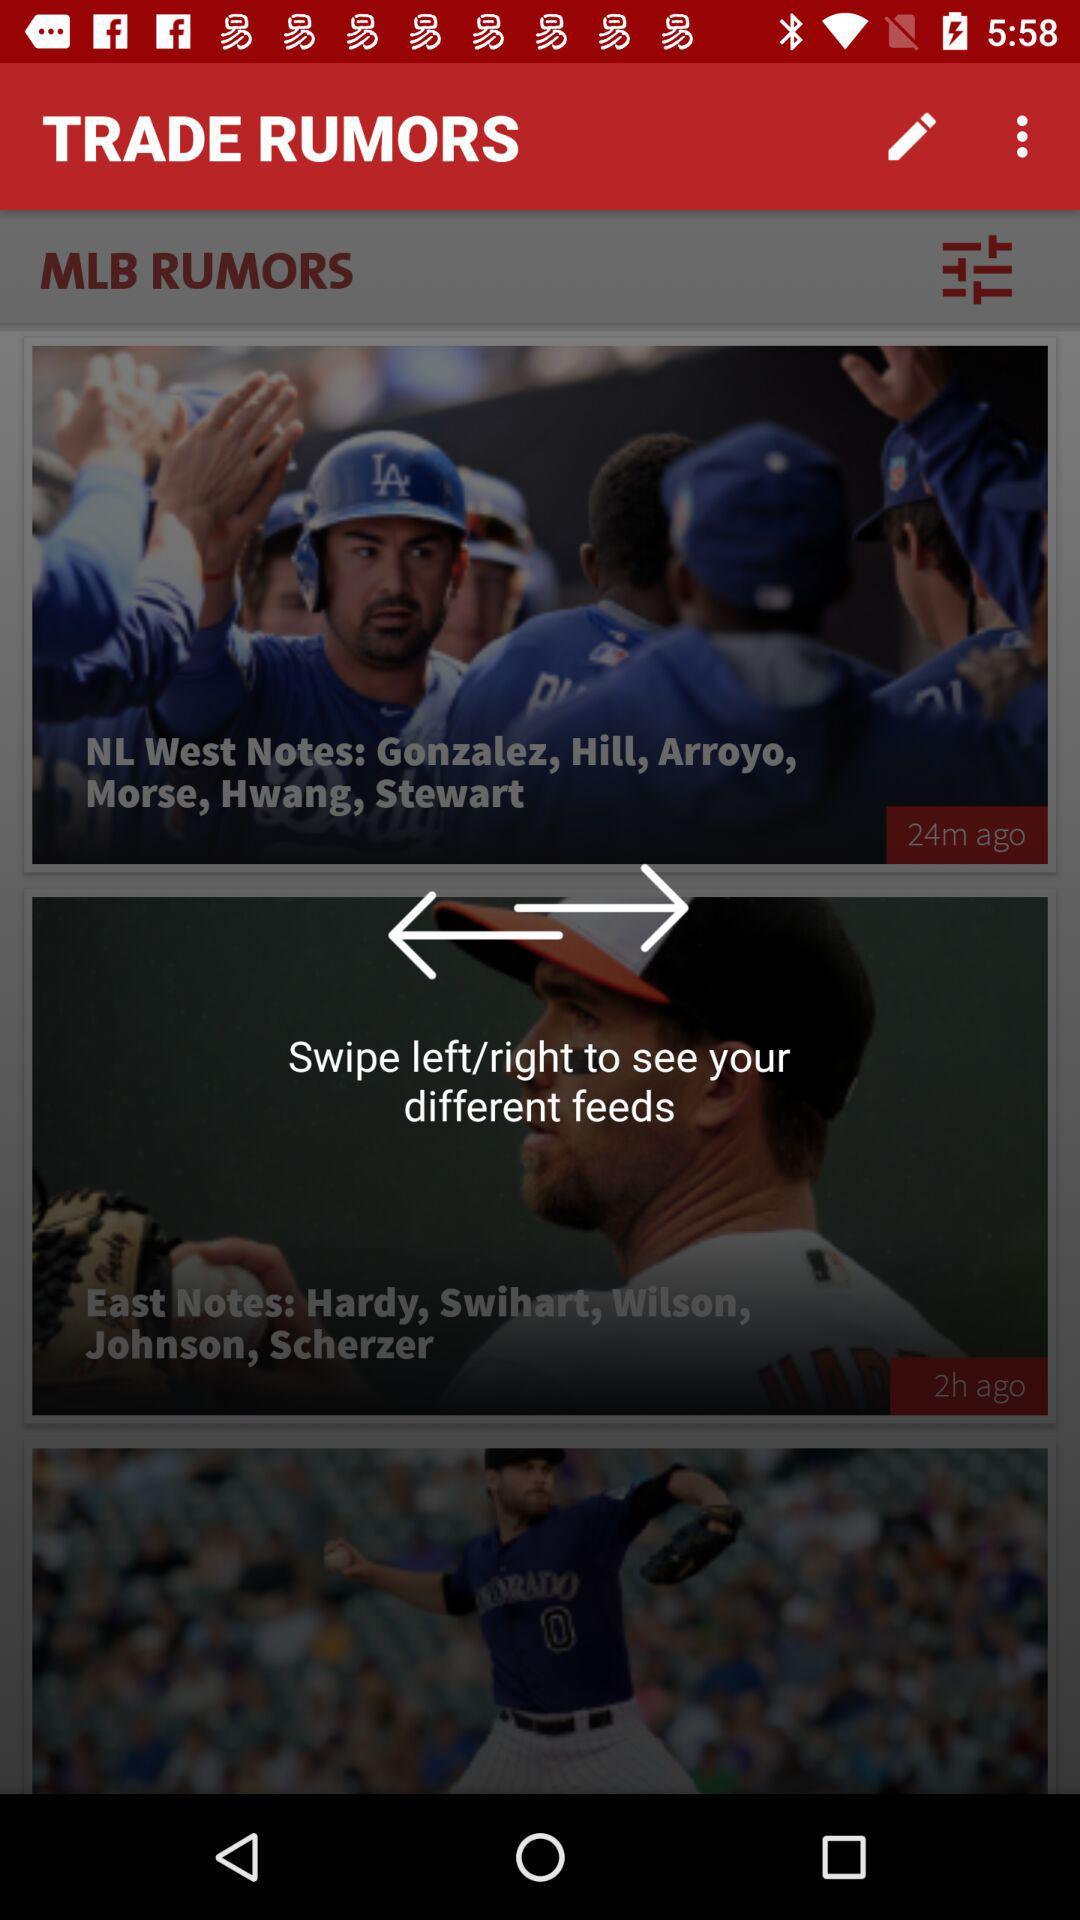 The height and width of the screenshot is (1920, 1080). Describe the element at coordinates (966, 835) in the screenshot. I see `icon to the right of nl west notes item` at that location.